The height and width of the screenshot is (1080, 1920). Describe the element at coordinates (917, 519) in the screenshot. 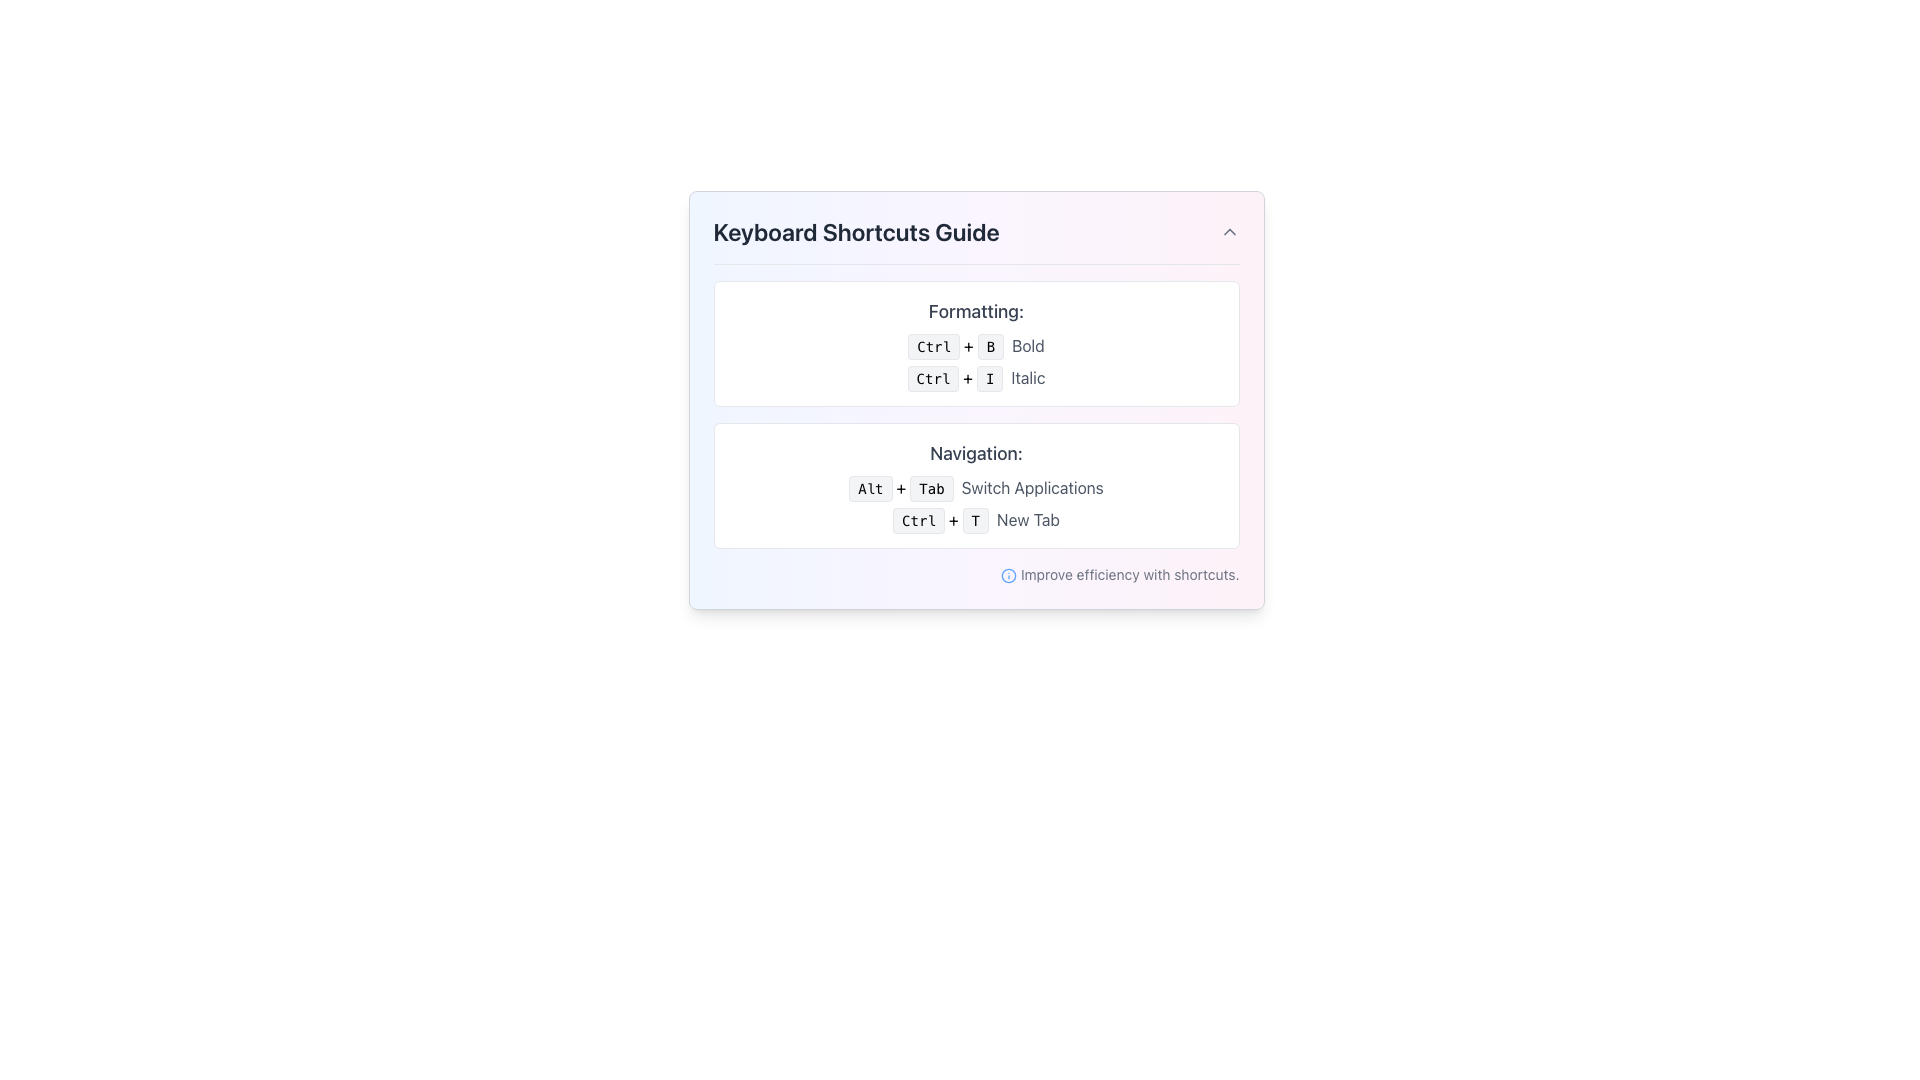

I see `the Text Label with Styling that represents part of the keyboard shortcut sequence for opening a new tab, located in the 'Keyboard Shortcuts Guide' under the 'Navigation' section, positioned before the '+' symbol and 'T'` at that location.